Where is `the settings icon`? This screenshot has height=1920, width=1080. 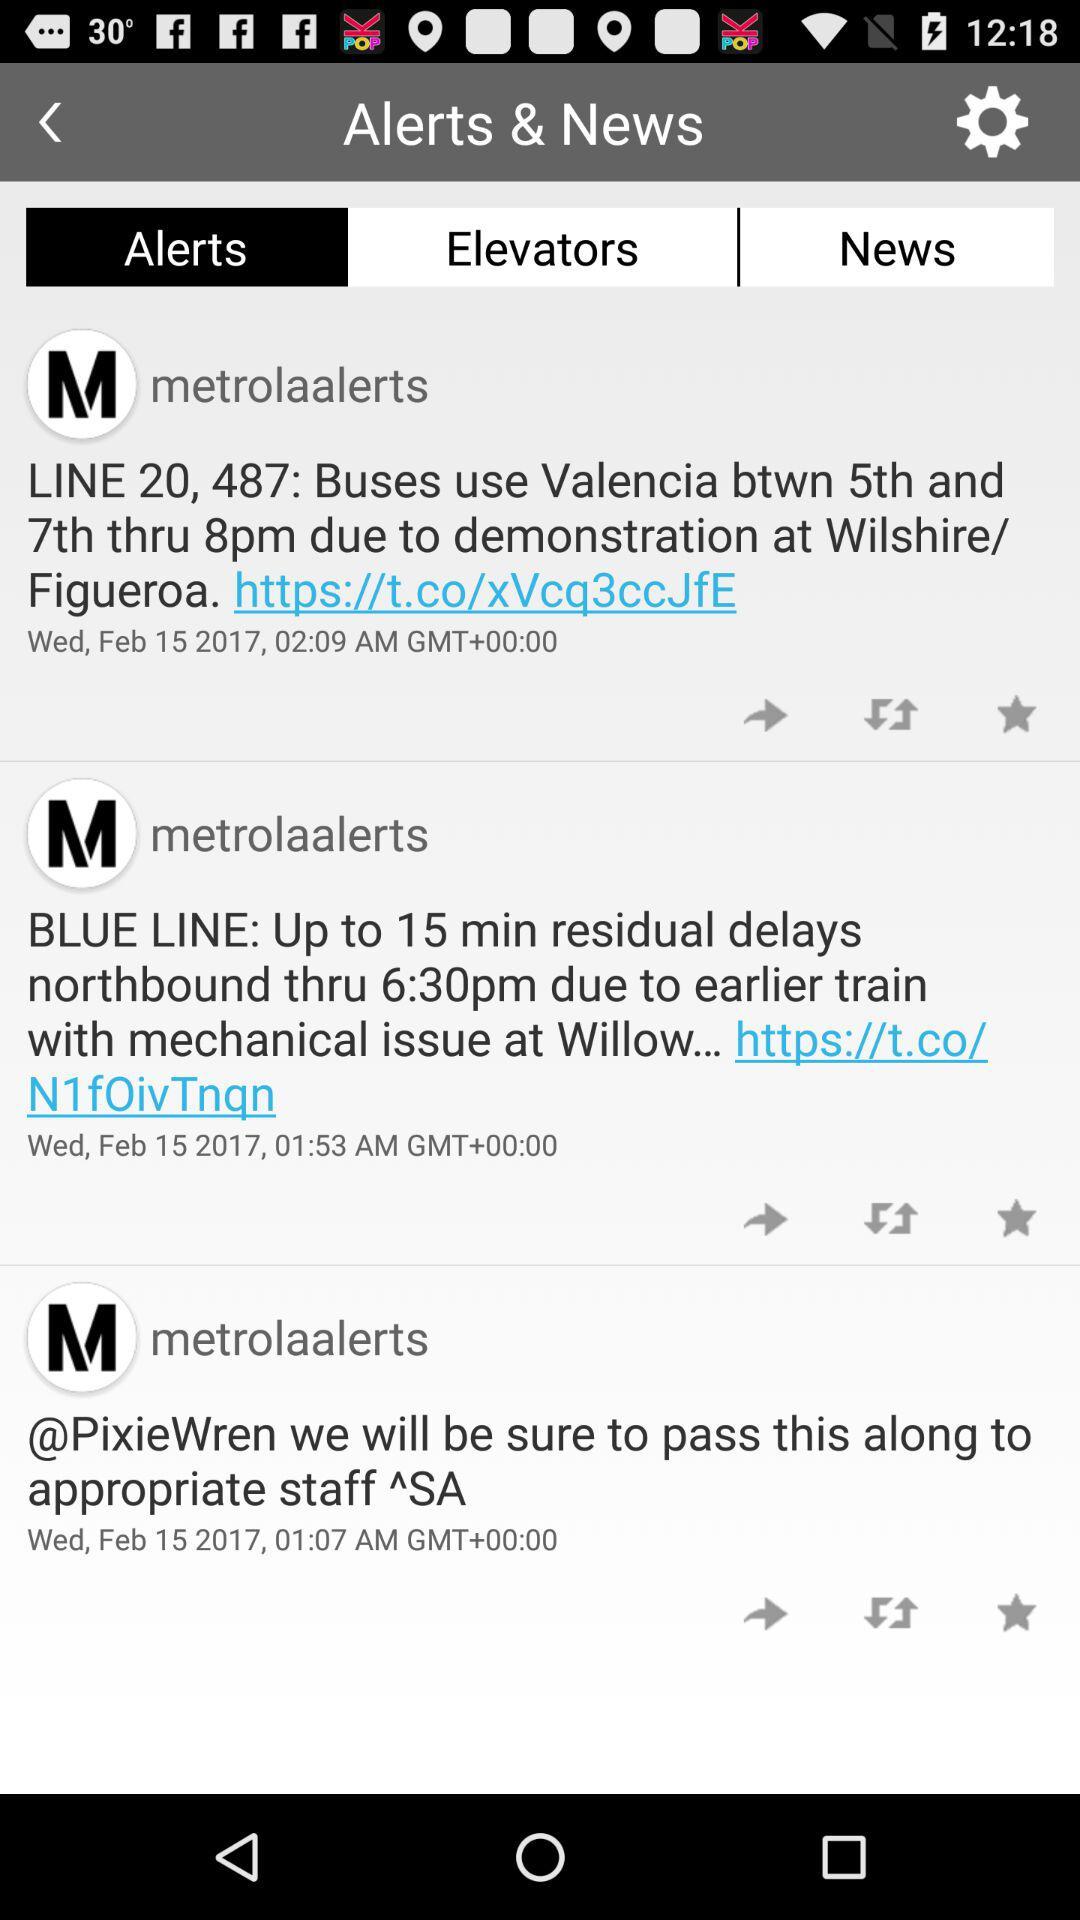 the settings icon is located at coordinates (992, 129).